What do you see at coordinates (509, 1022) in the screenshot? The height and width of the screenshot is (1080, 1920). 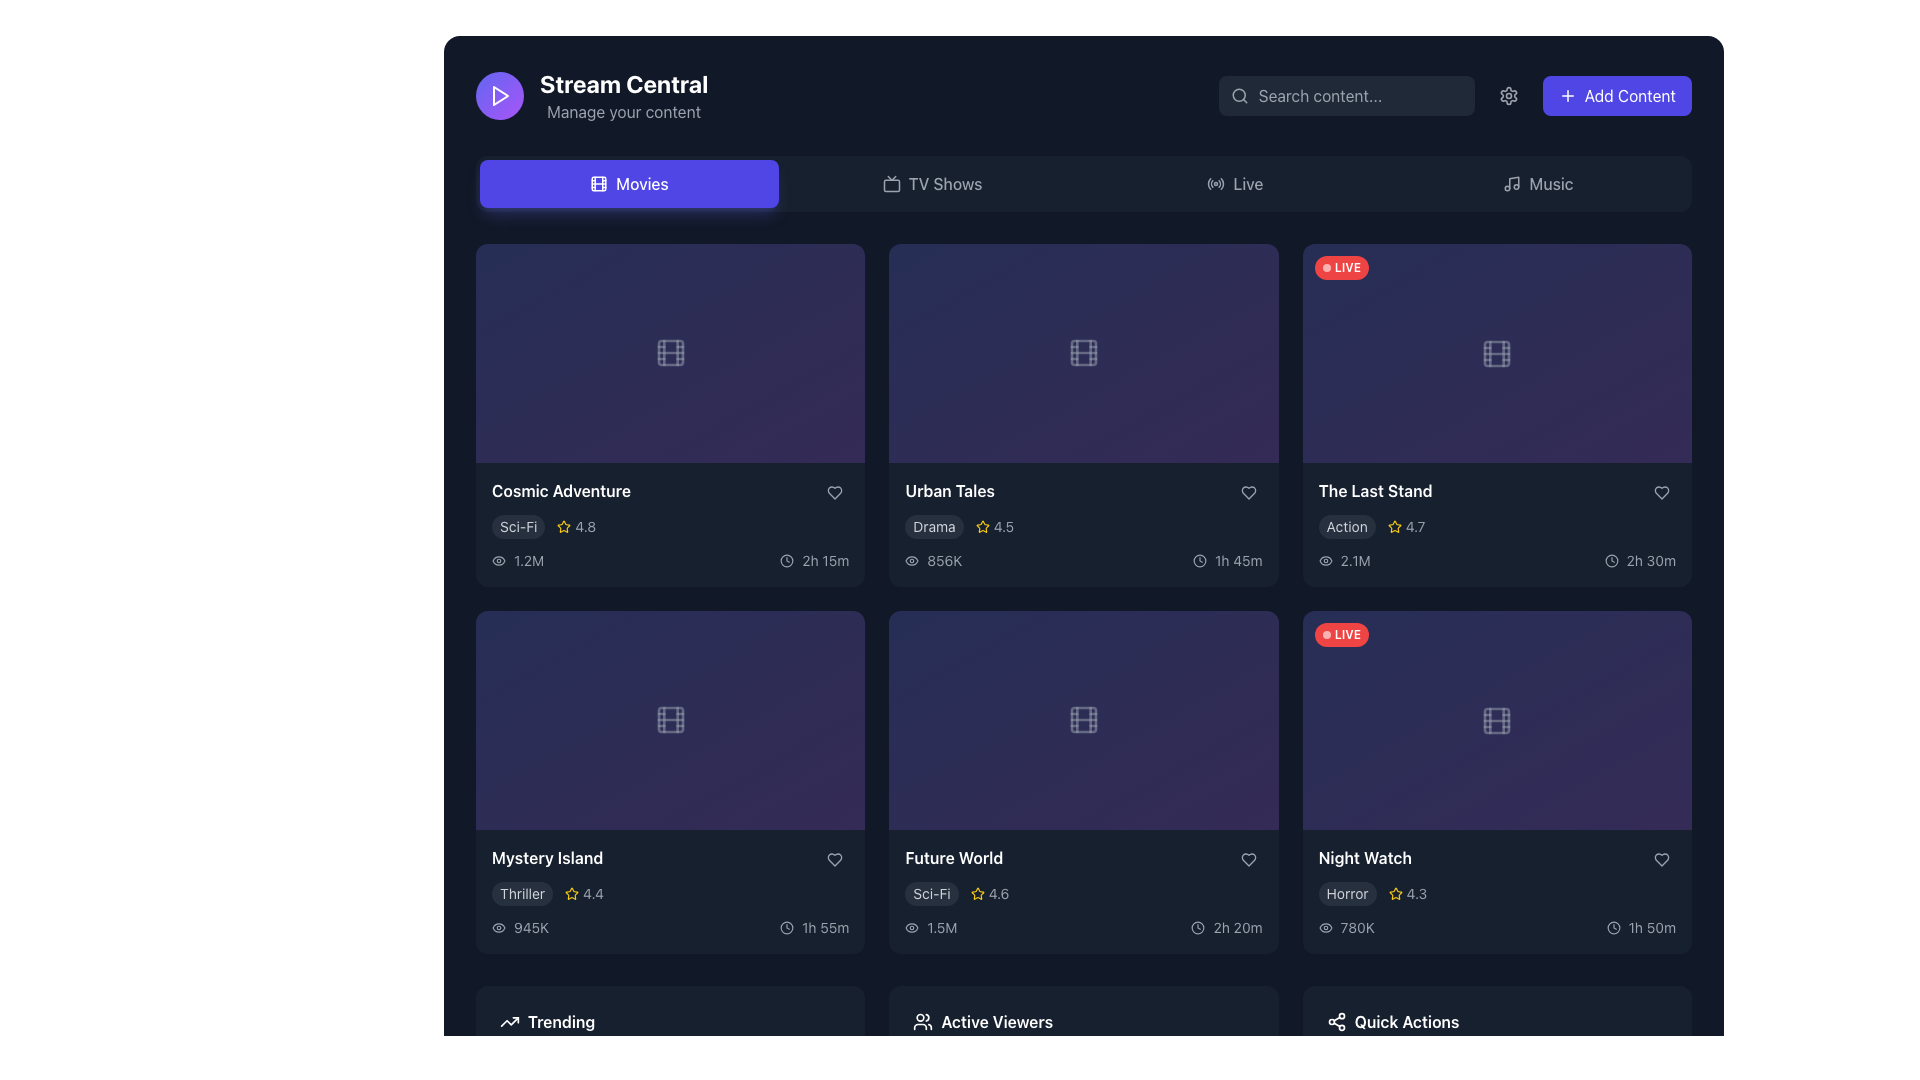 I see `the vector icon that represents the concept of trending, located to the left of the 'Trending' text in the bottom-left corner of the interface` at bounding box center [509, 1022].